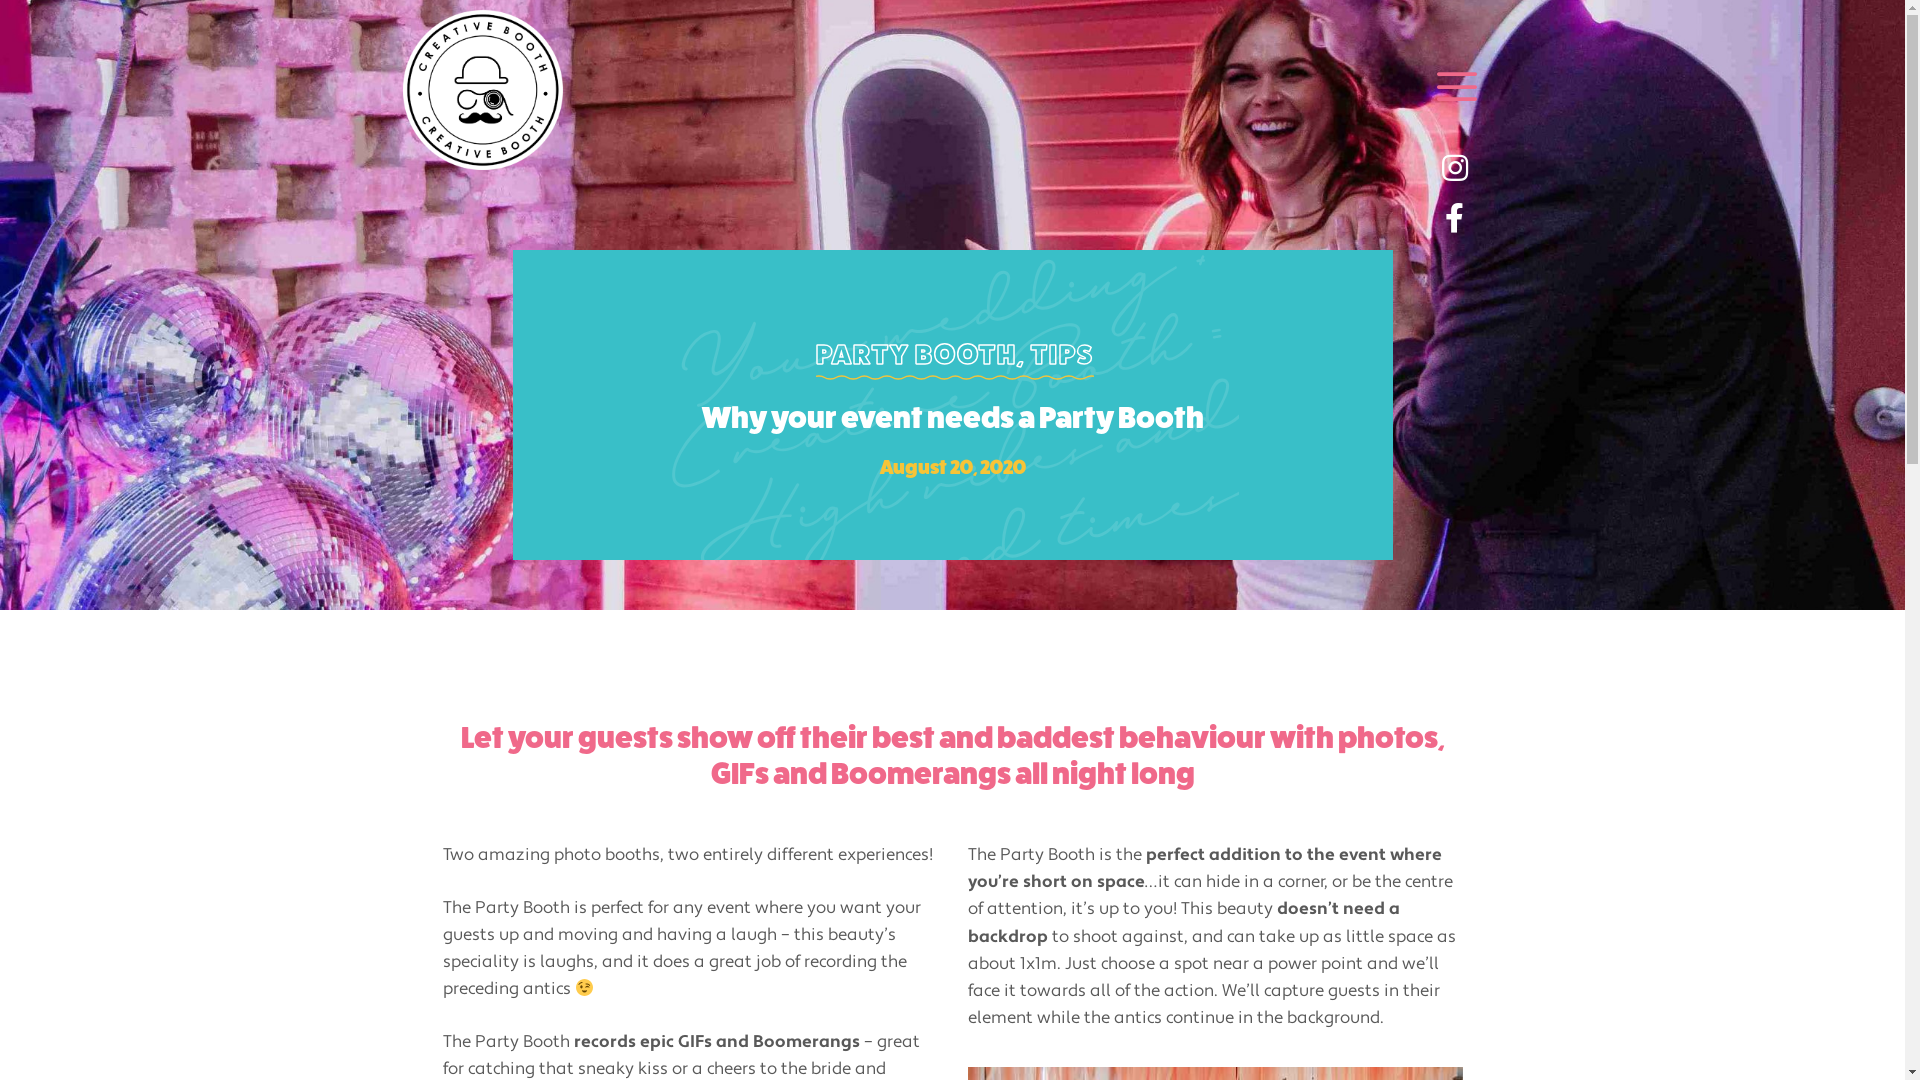  Describe the element at coordinates (915, 353) in the screenshot. I see `'PARTY BOOTH'` at that location.